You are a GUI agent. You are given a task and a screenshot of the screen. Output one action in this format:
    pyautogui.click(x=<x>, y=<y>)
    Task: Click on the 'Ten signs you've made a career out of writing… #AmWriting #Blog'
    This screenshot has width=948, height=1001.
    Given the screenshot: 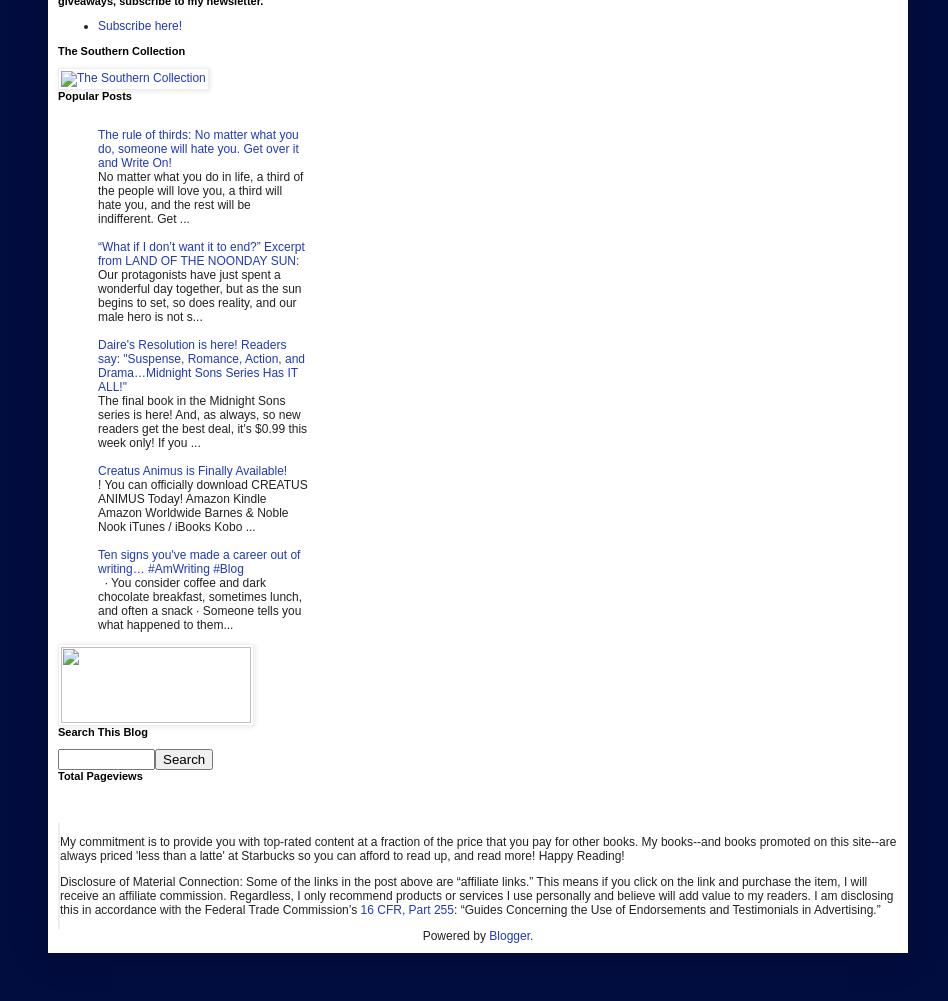 What is the action you would take?
    pyautogui.click(x=197, y=560)
    